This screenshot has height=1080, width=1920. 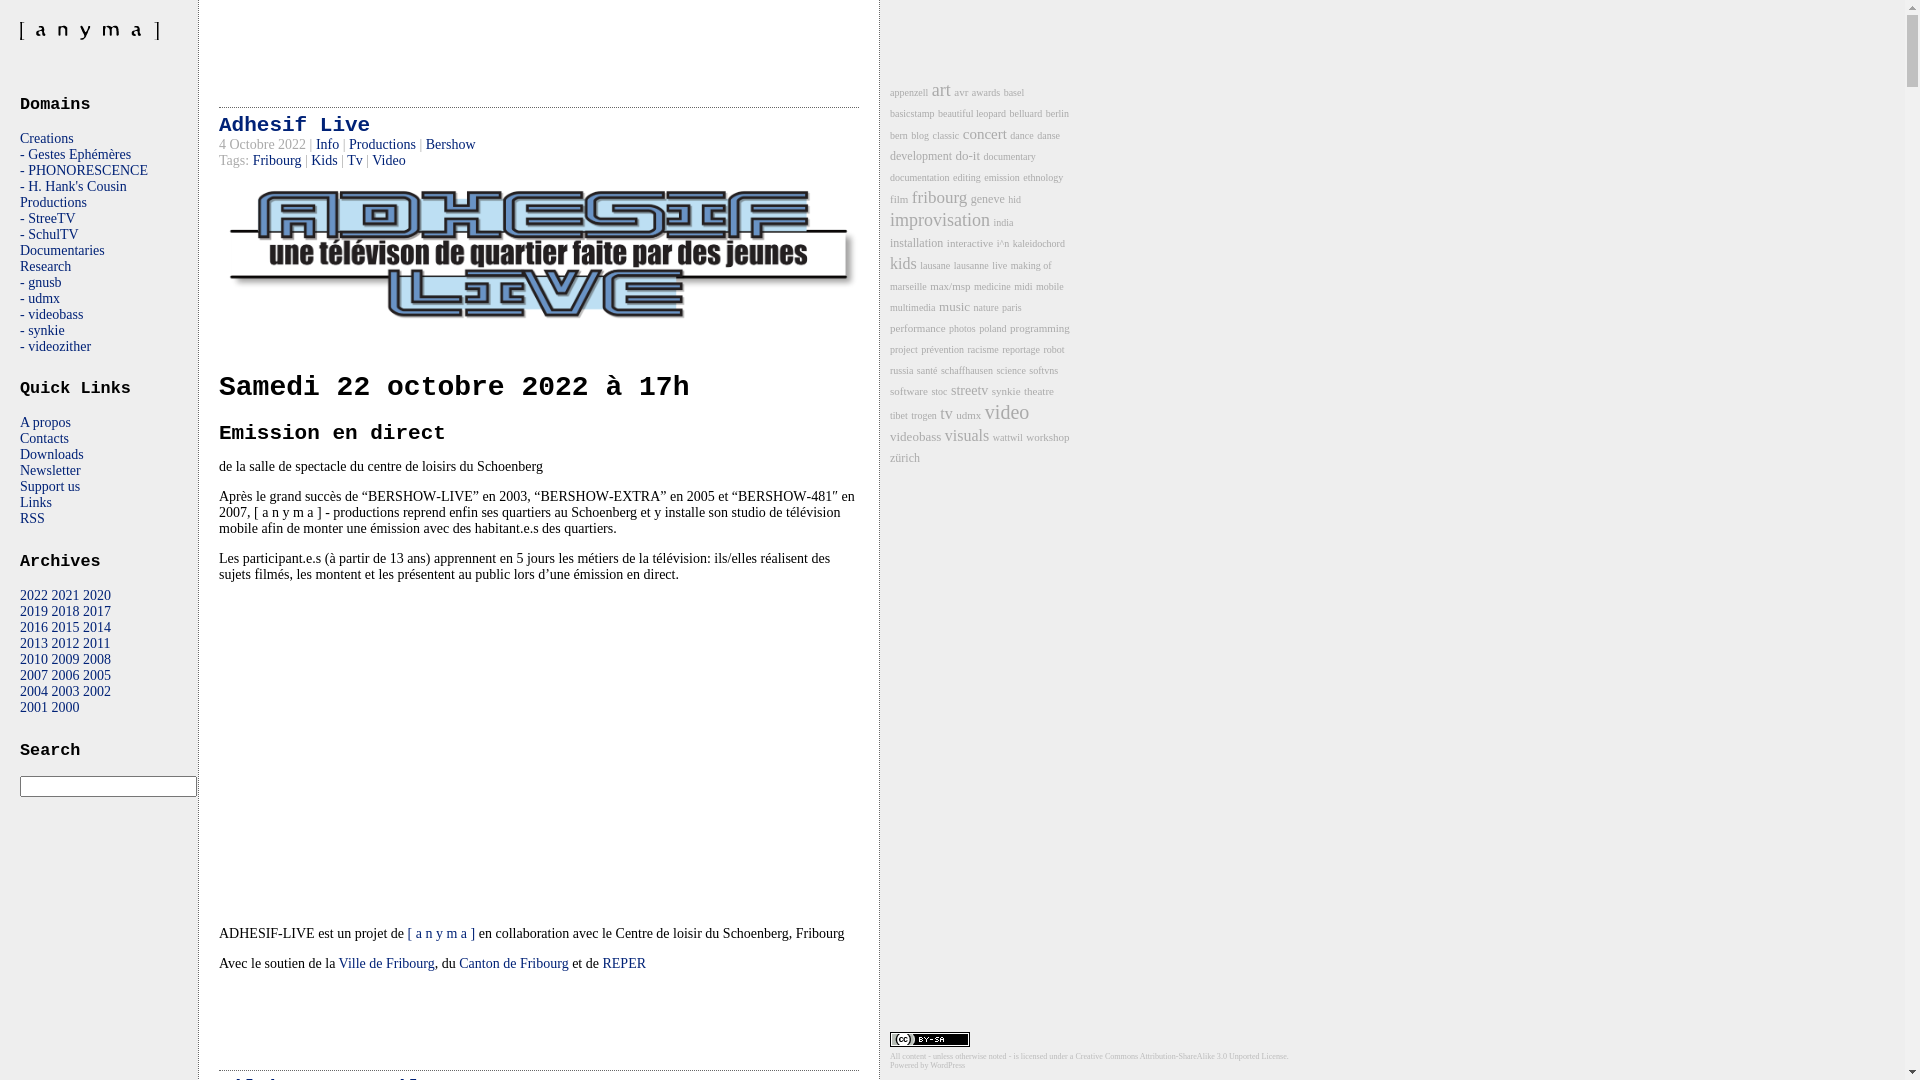 What do you see at coordinates (1007, 411) in the screenshot?
I see `'video'` at bounding box center [1007, 411].